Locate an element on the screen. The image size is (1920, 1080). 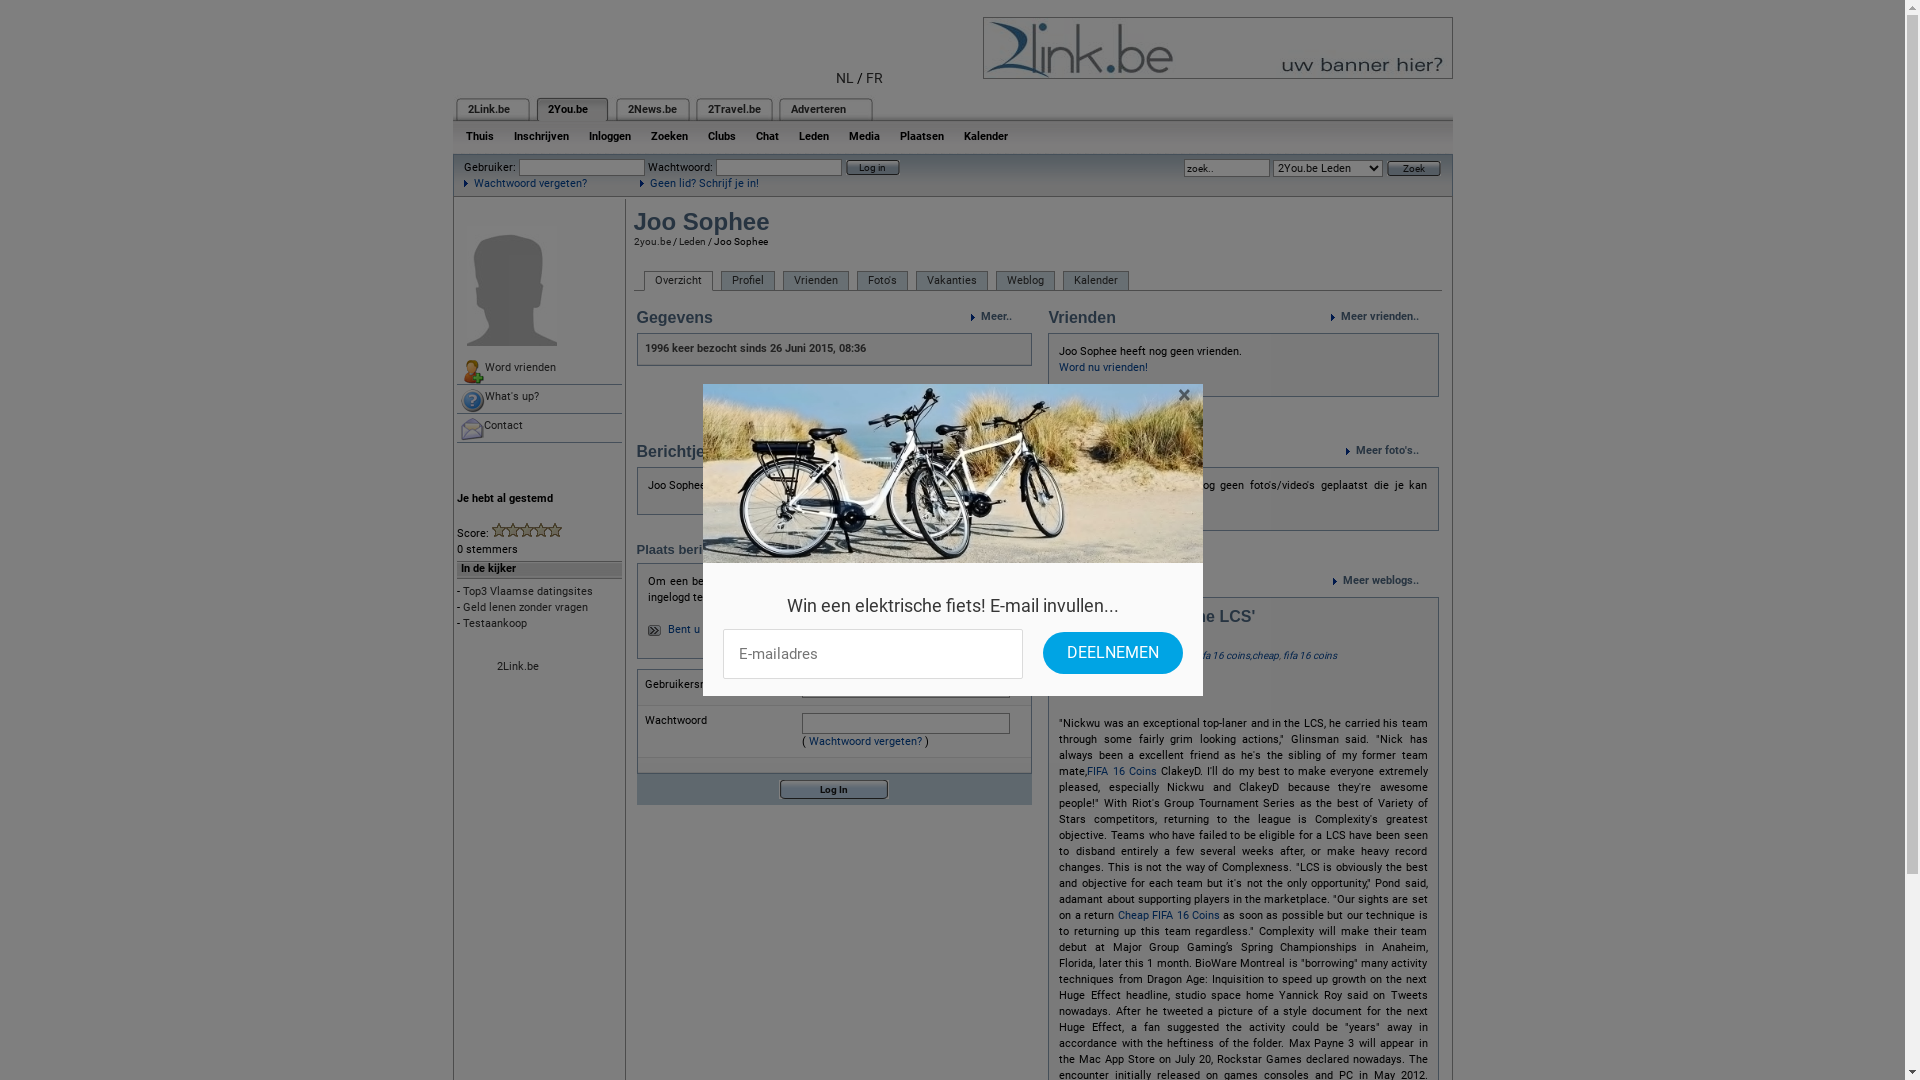
'Profiel' is located at coordinates (720, 281).